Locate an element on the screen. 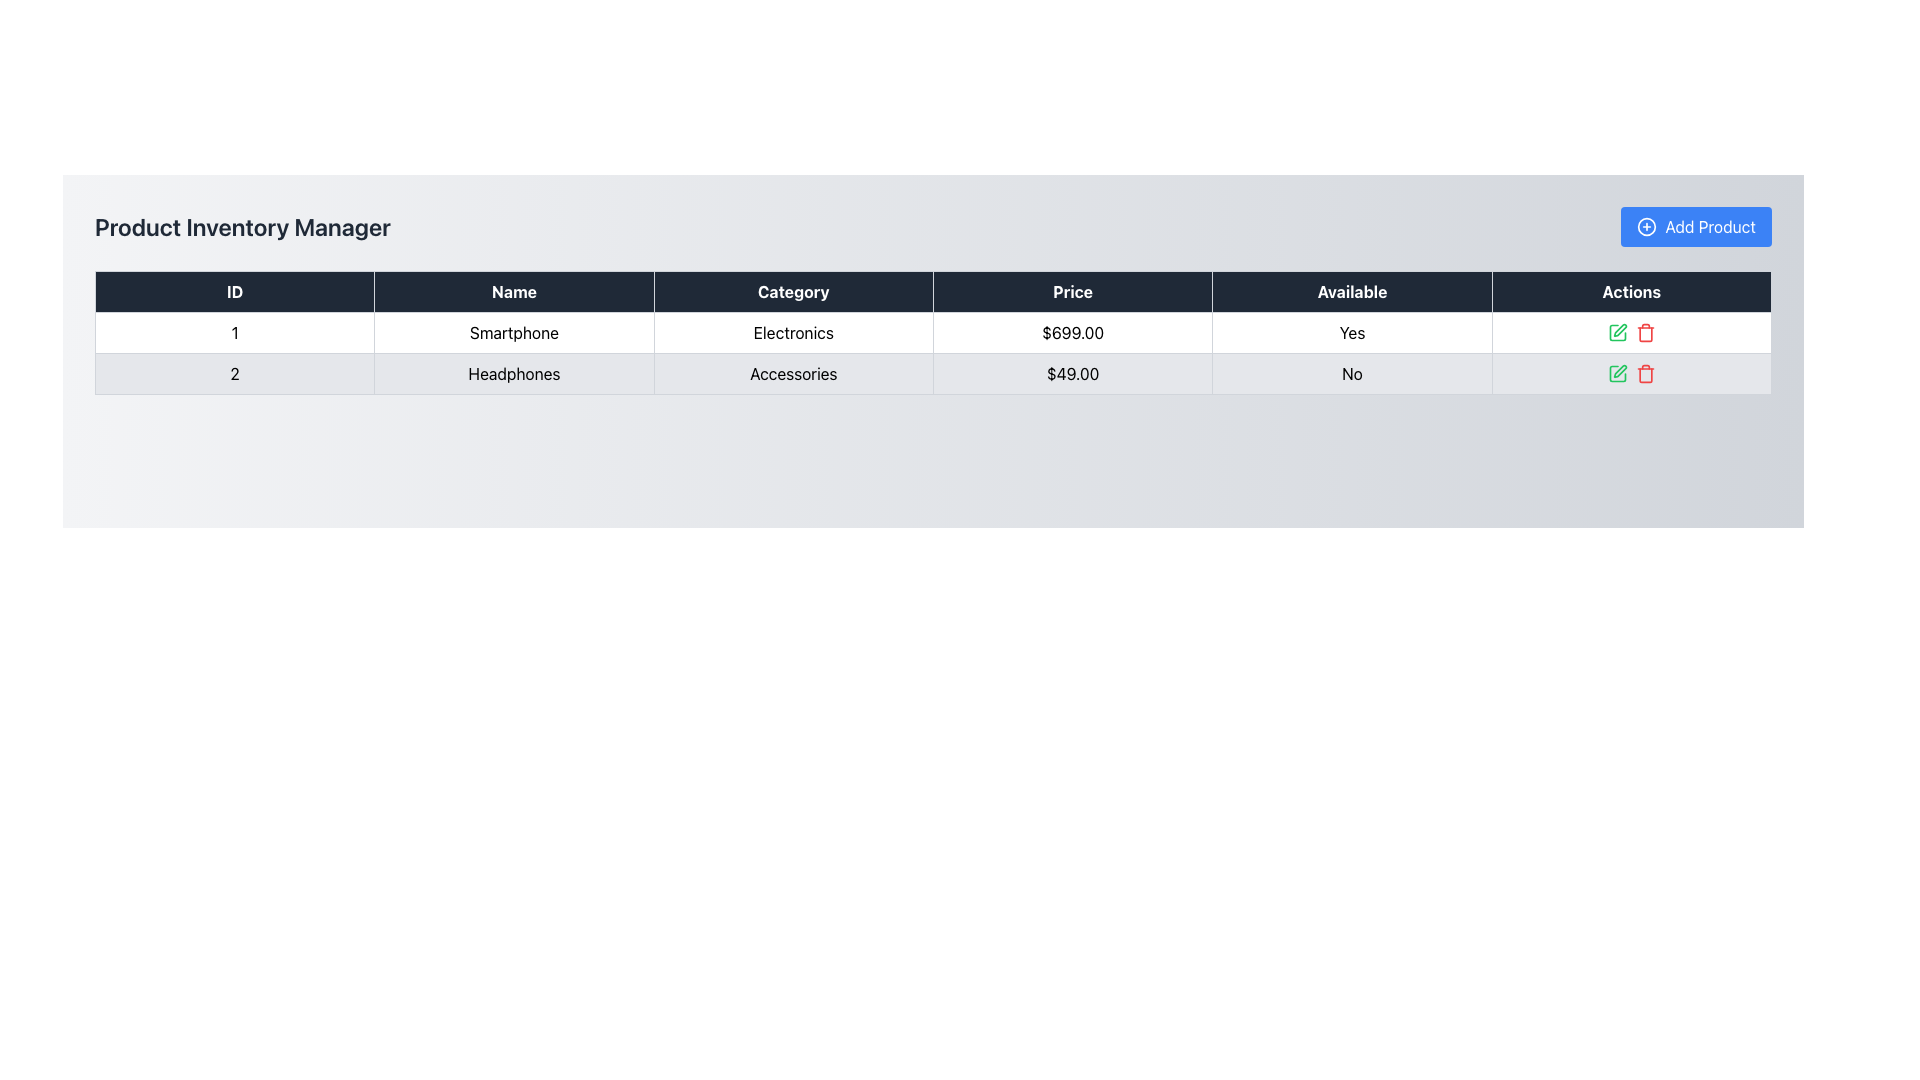 Image resolution: width=1920 pixels, height=1080 pixels. the delete button icon in the 'Actions' column of the second row of the table is located at coordinates (1645, 331).